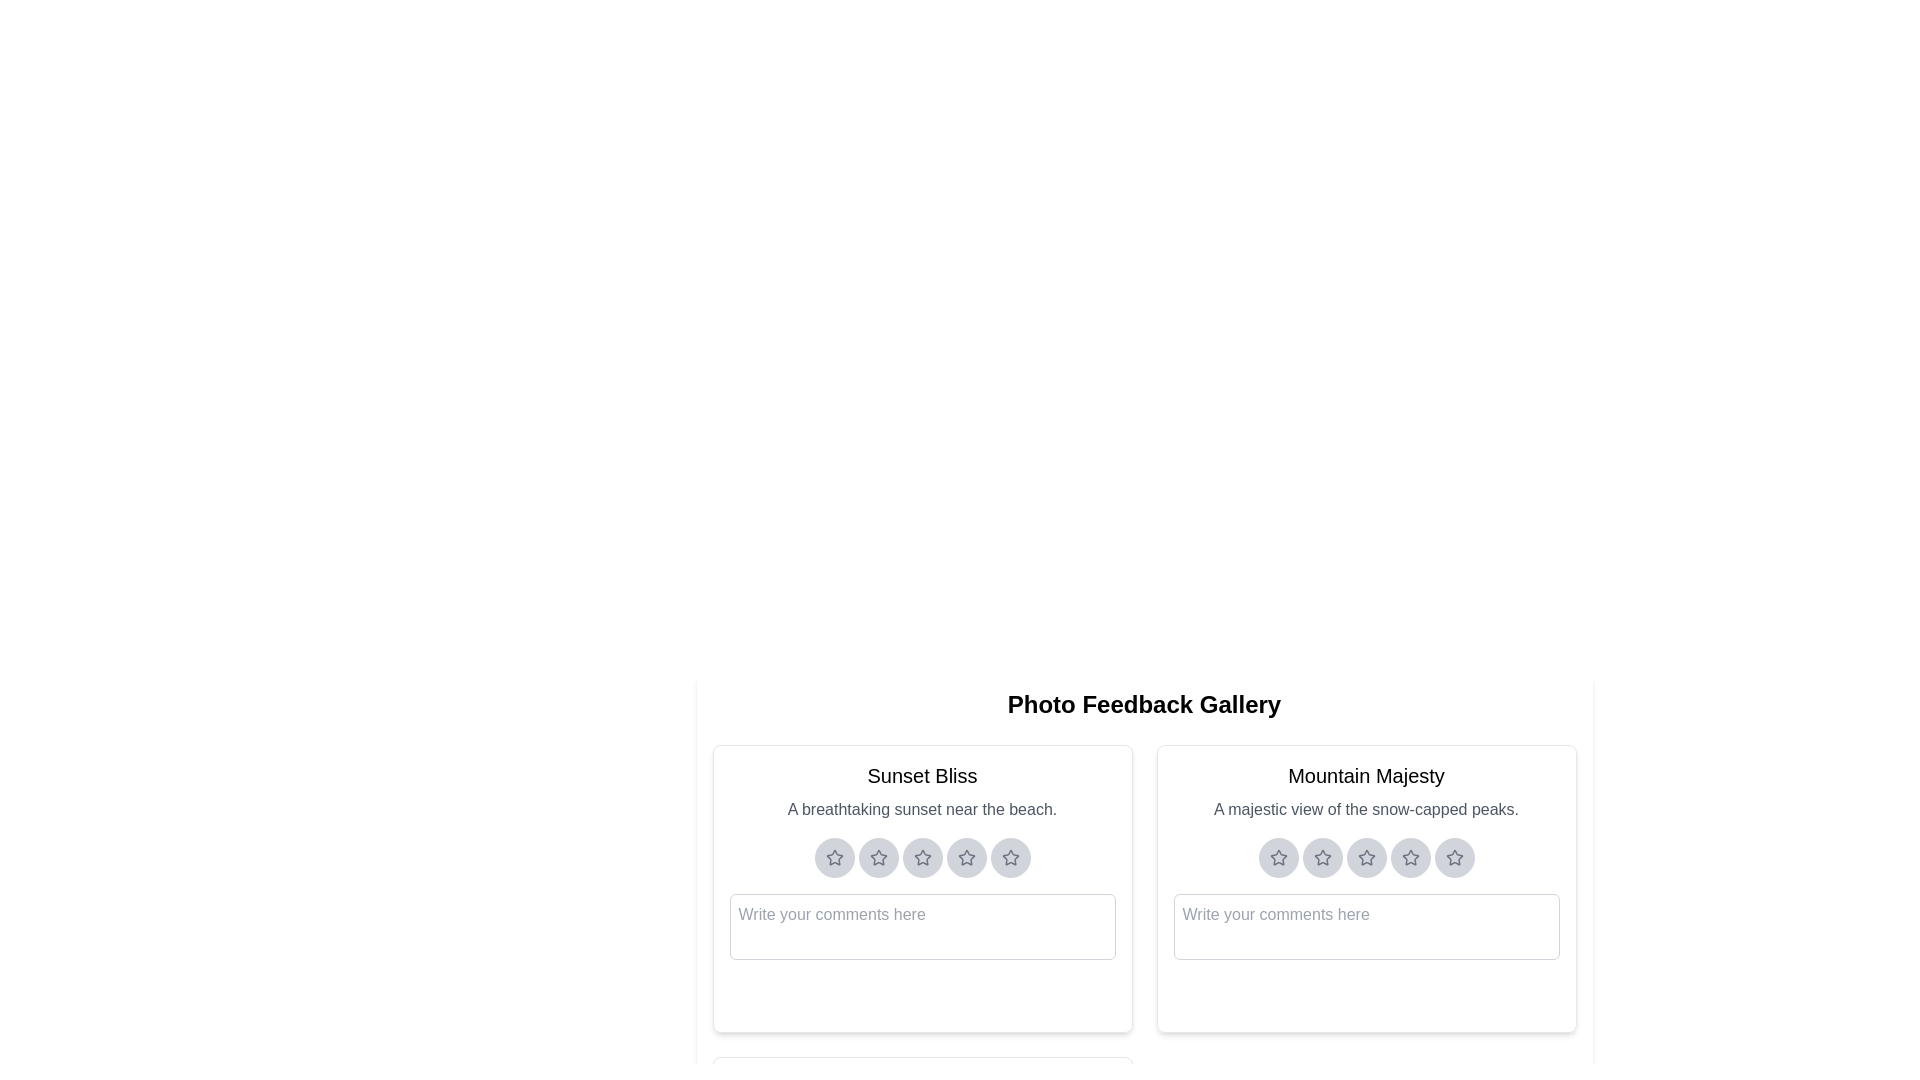  What do you see at coordinates (878, 856) in the screenshot?
I see `the second star-shaped icon with a gray border` at bounding box center [878, 856].